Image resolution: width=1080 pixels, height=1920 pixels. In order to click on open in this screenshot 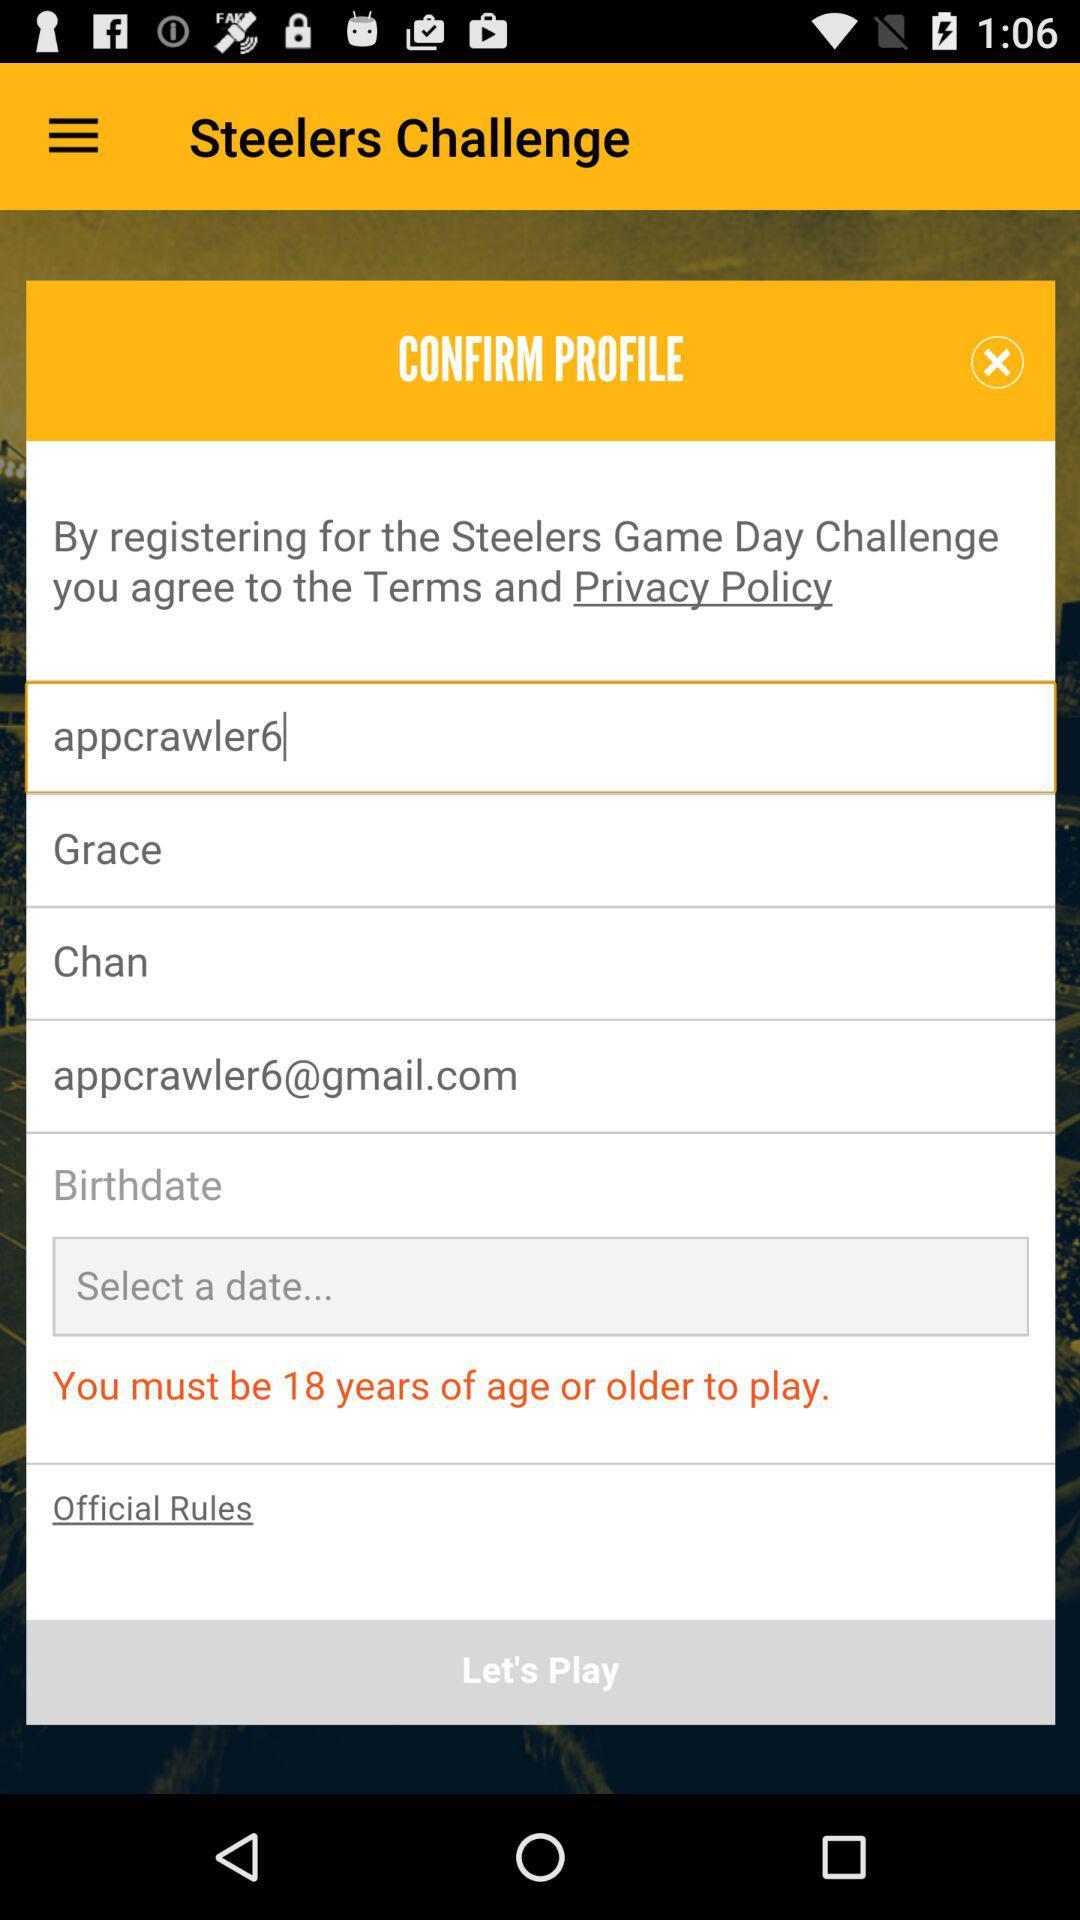, I will do `click(540, 1002)`.